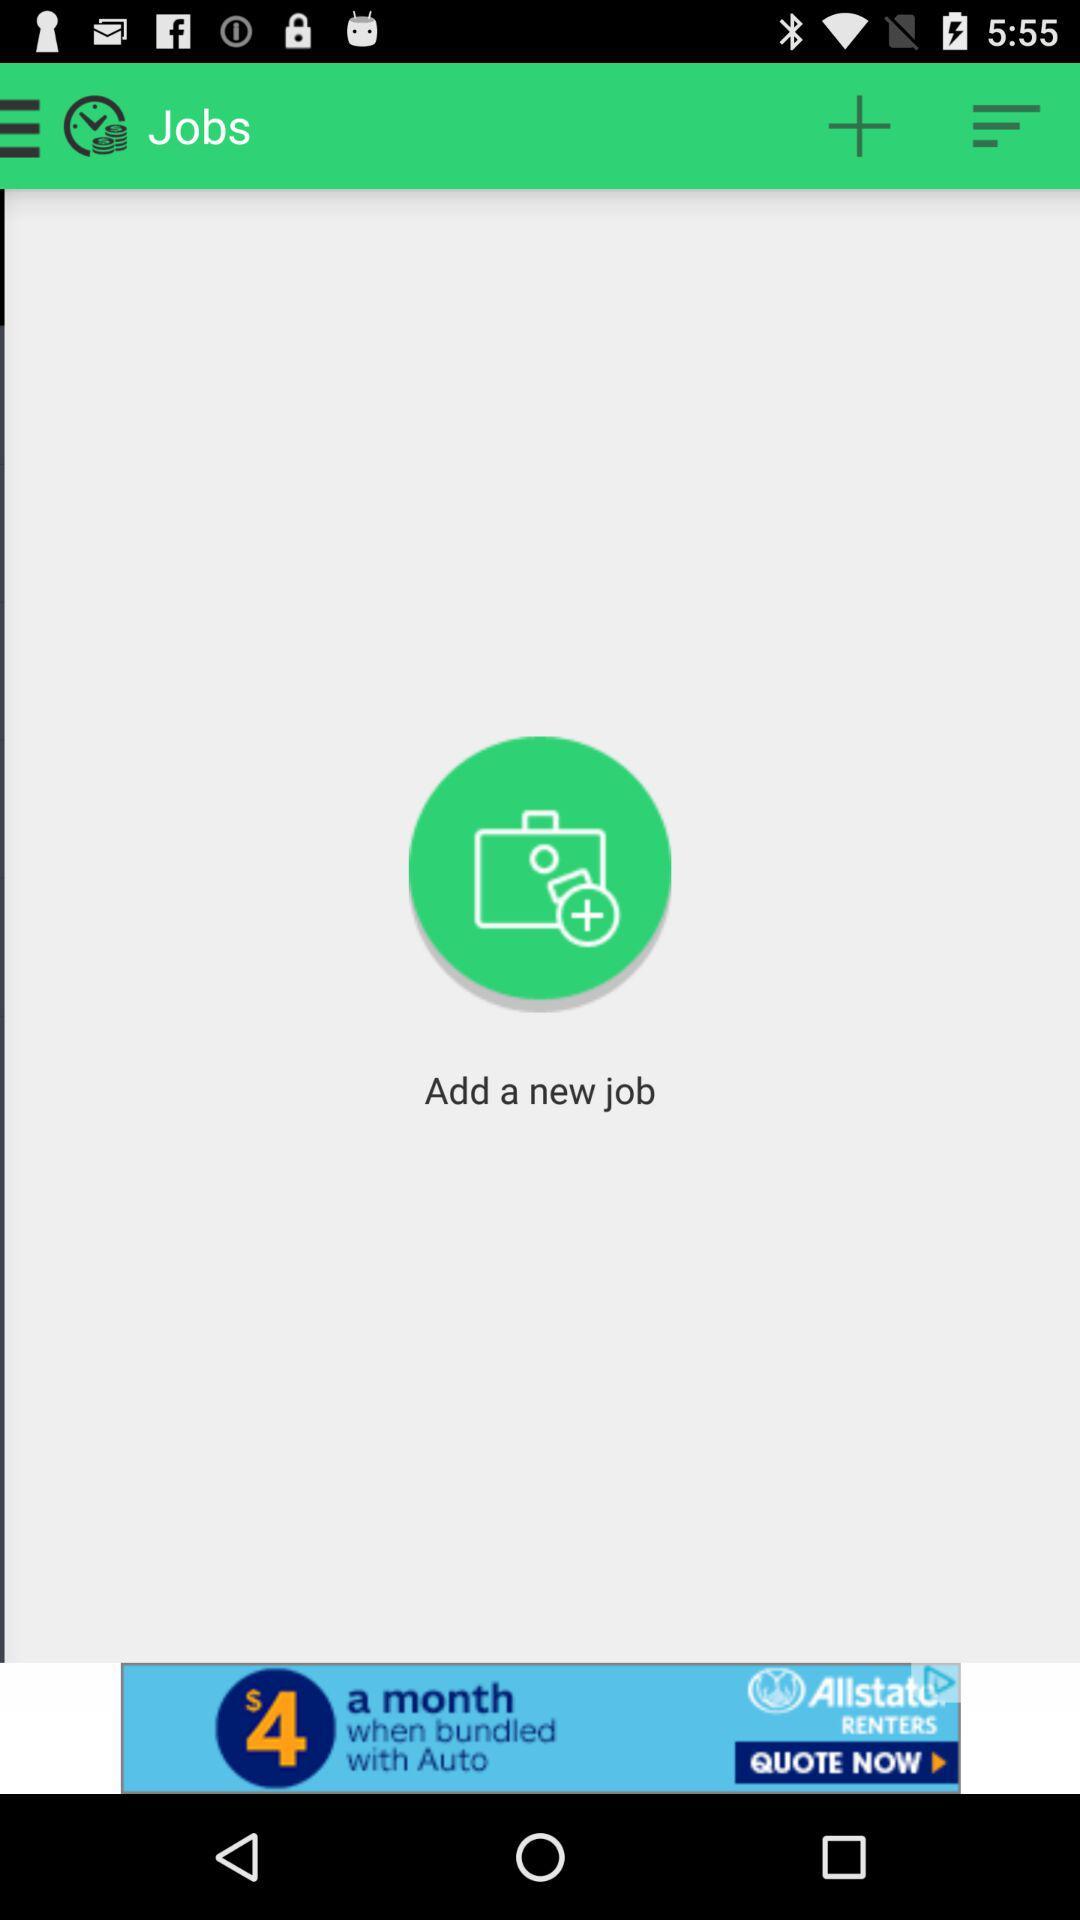 The image size is (1080, 1920). Describe the element at coordinates (858, 124) in the screenshot. I see `an entry` at that location.